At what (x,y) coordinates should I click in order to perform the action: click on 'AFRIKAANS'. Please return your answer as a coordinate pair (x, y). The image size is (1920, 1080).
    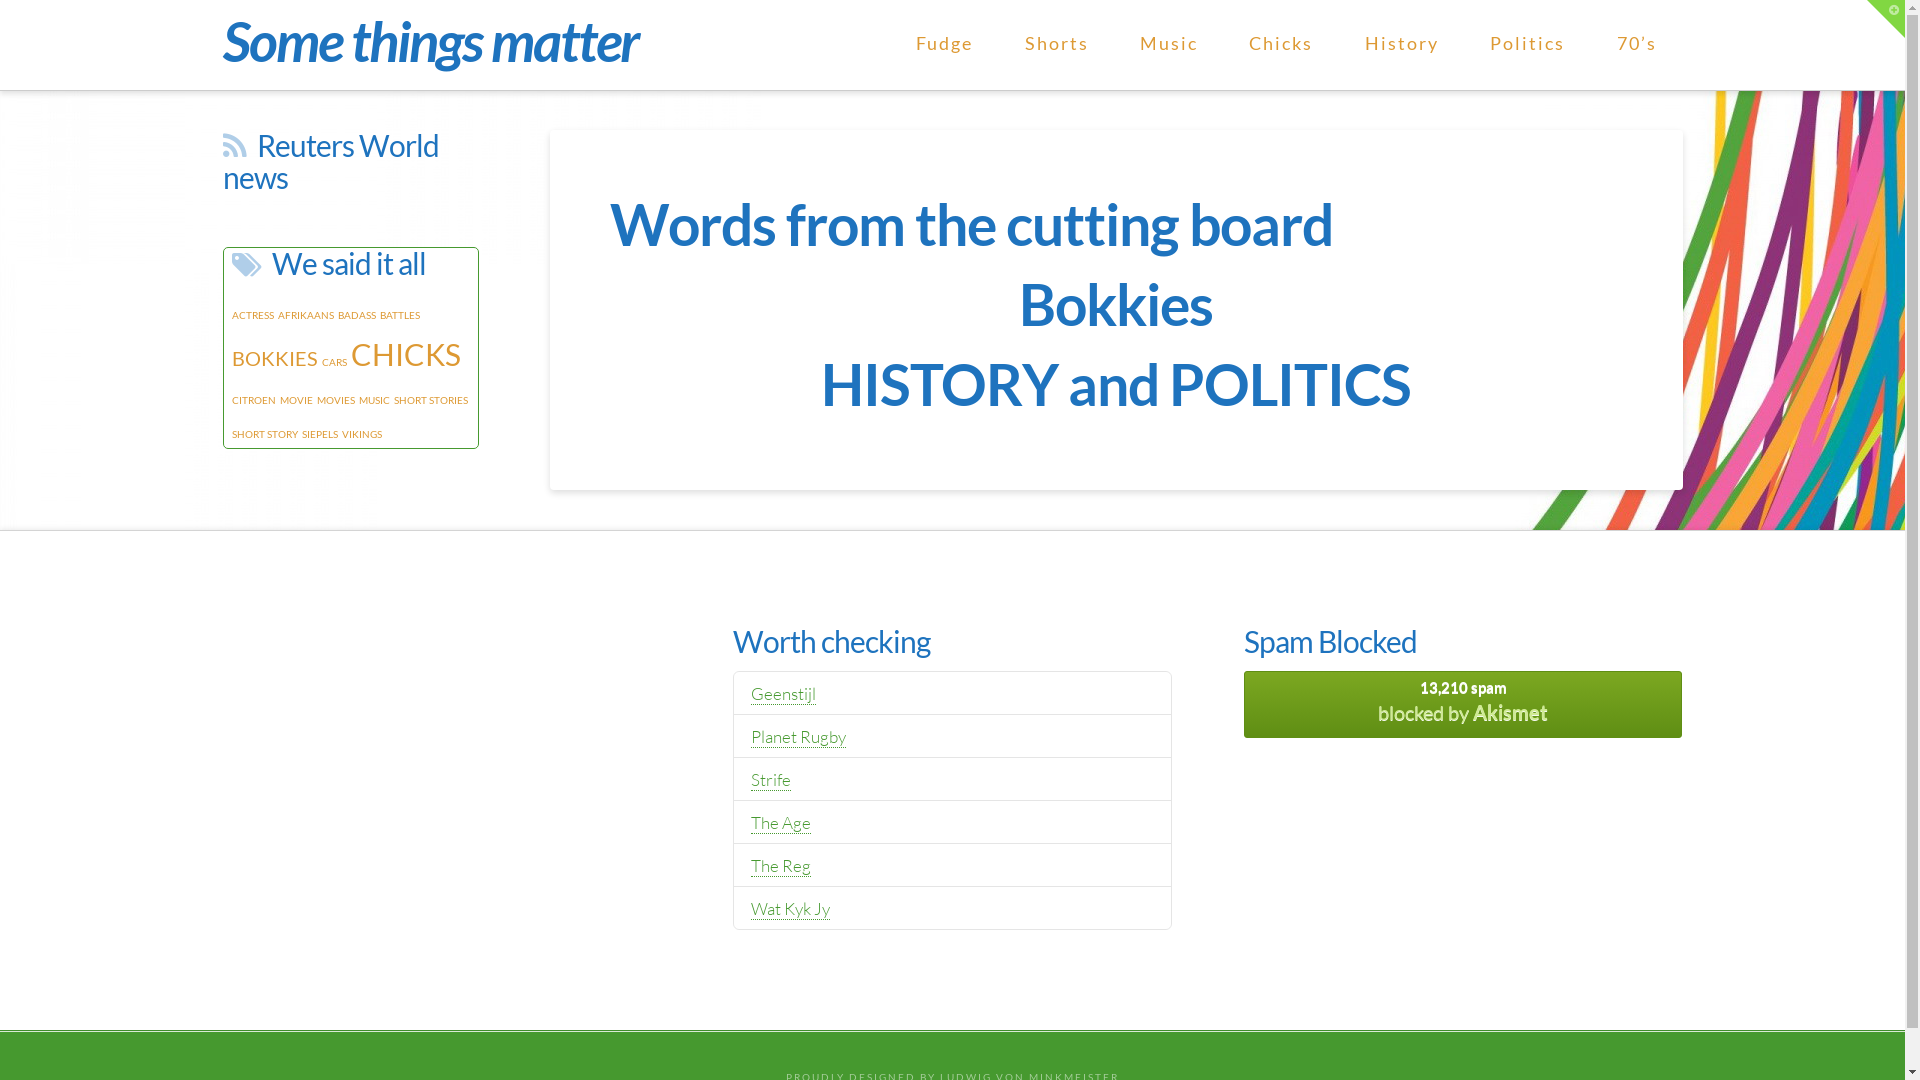
    Looking at the image, I should click on (305, 315).